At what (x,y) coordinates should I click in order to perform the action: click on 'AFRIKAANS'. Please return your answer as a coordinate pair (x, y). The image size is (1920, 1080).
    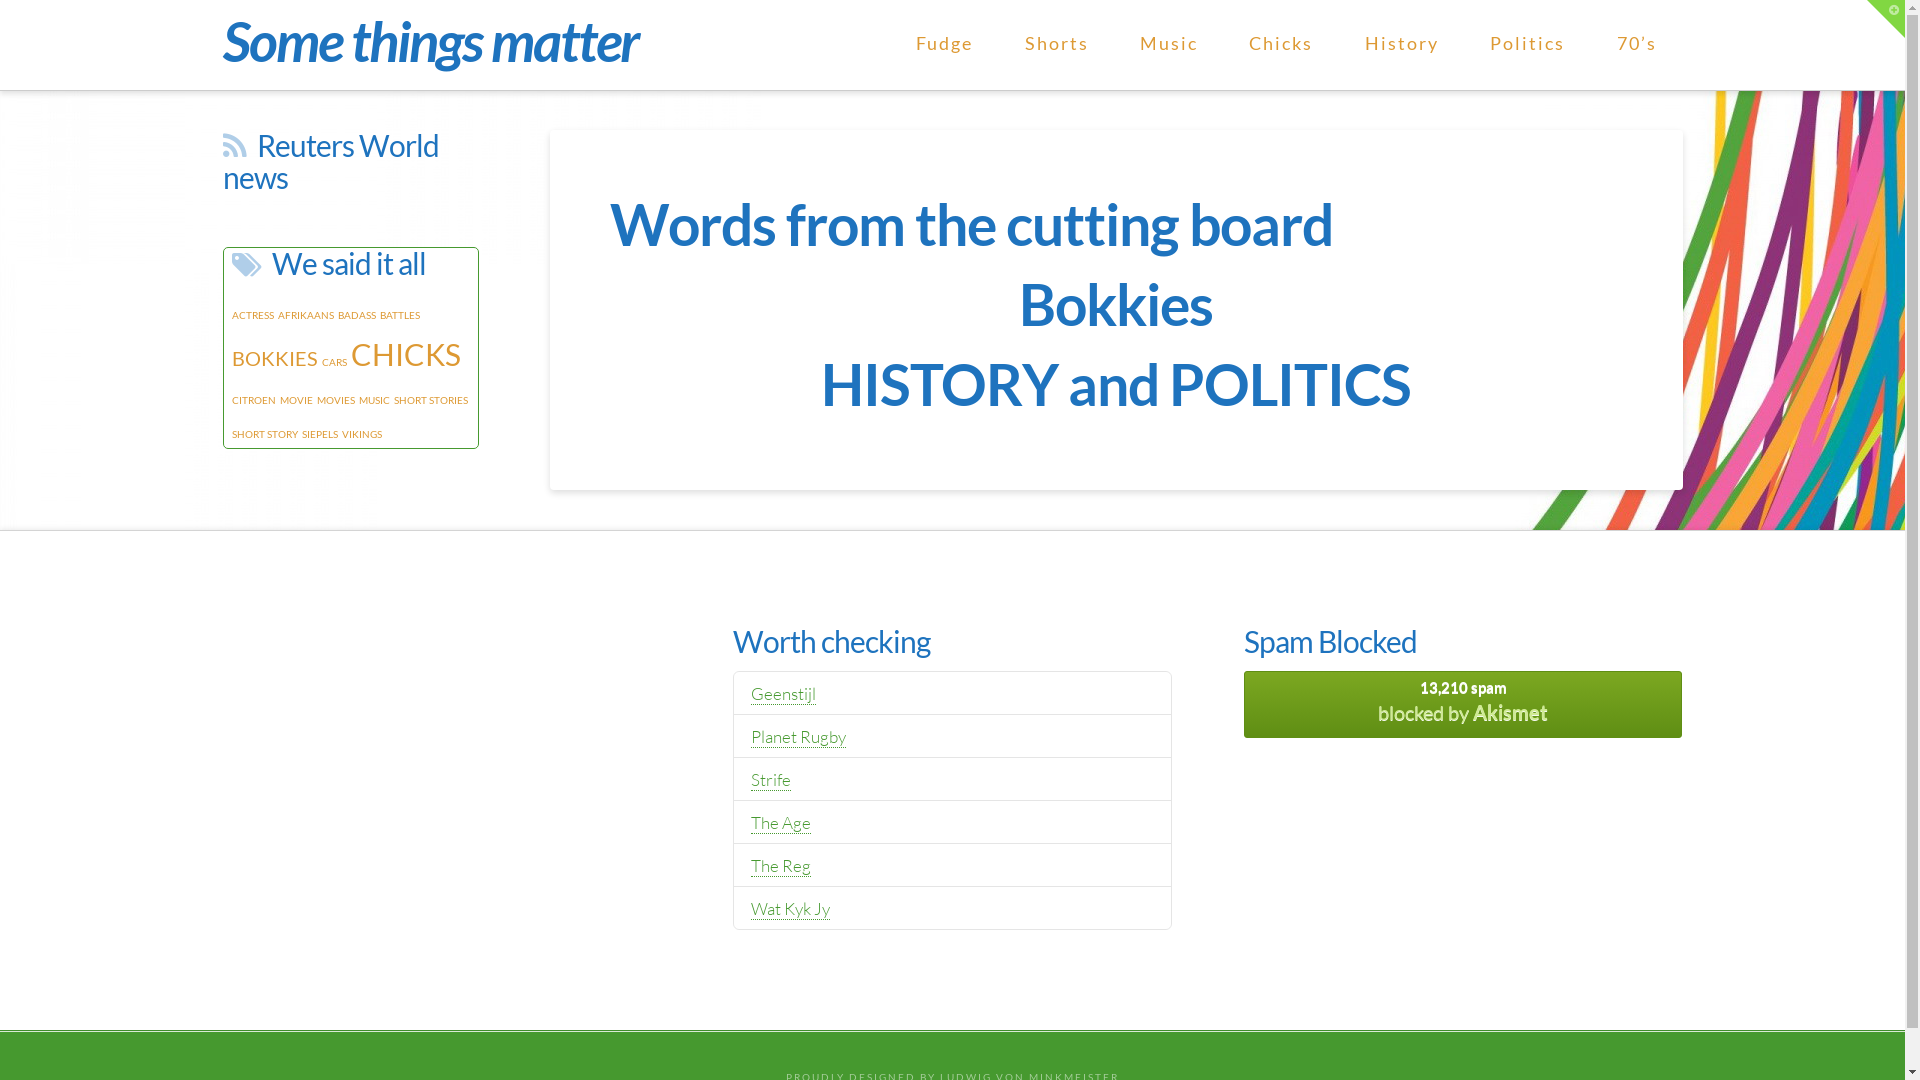
    Looking at the image, I should click on (305, 315).